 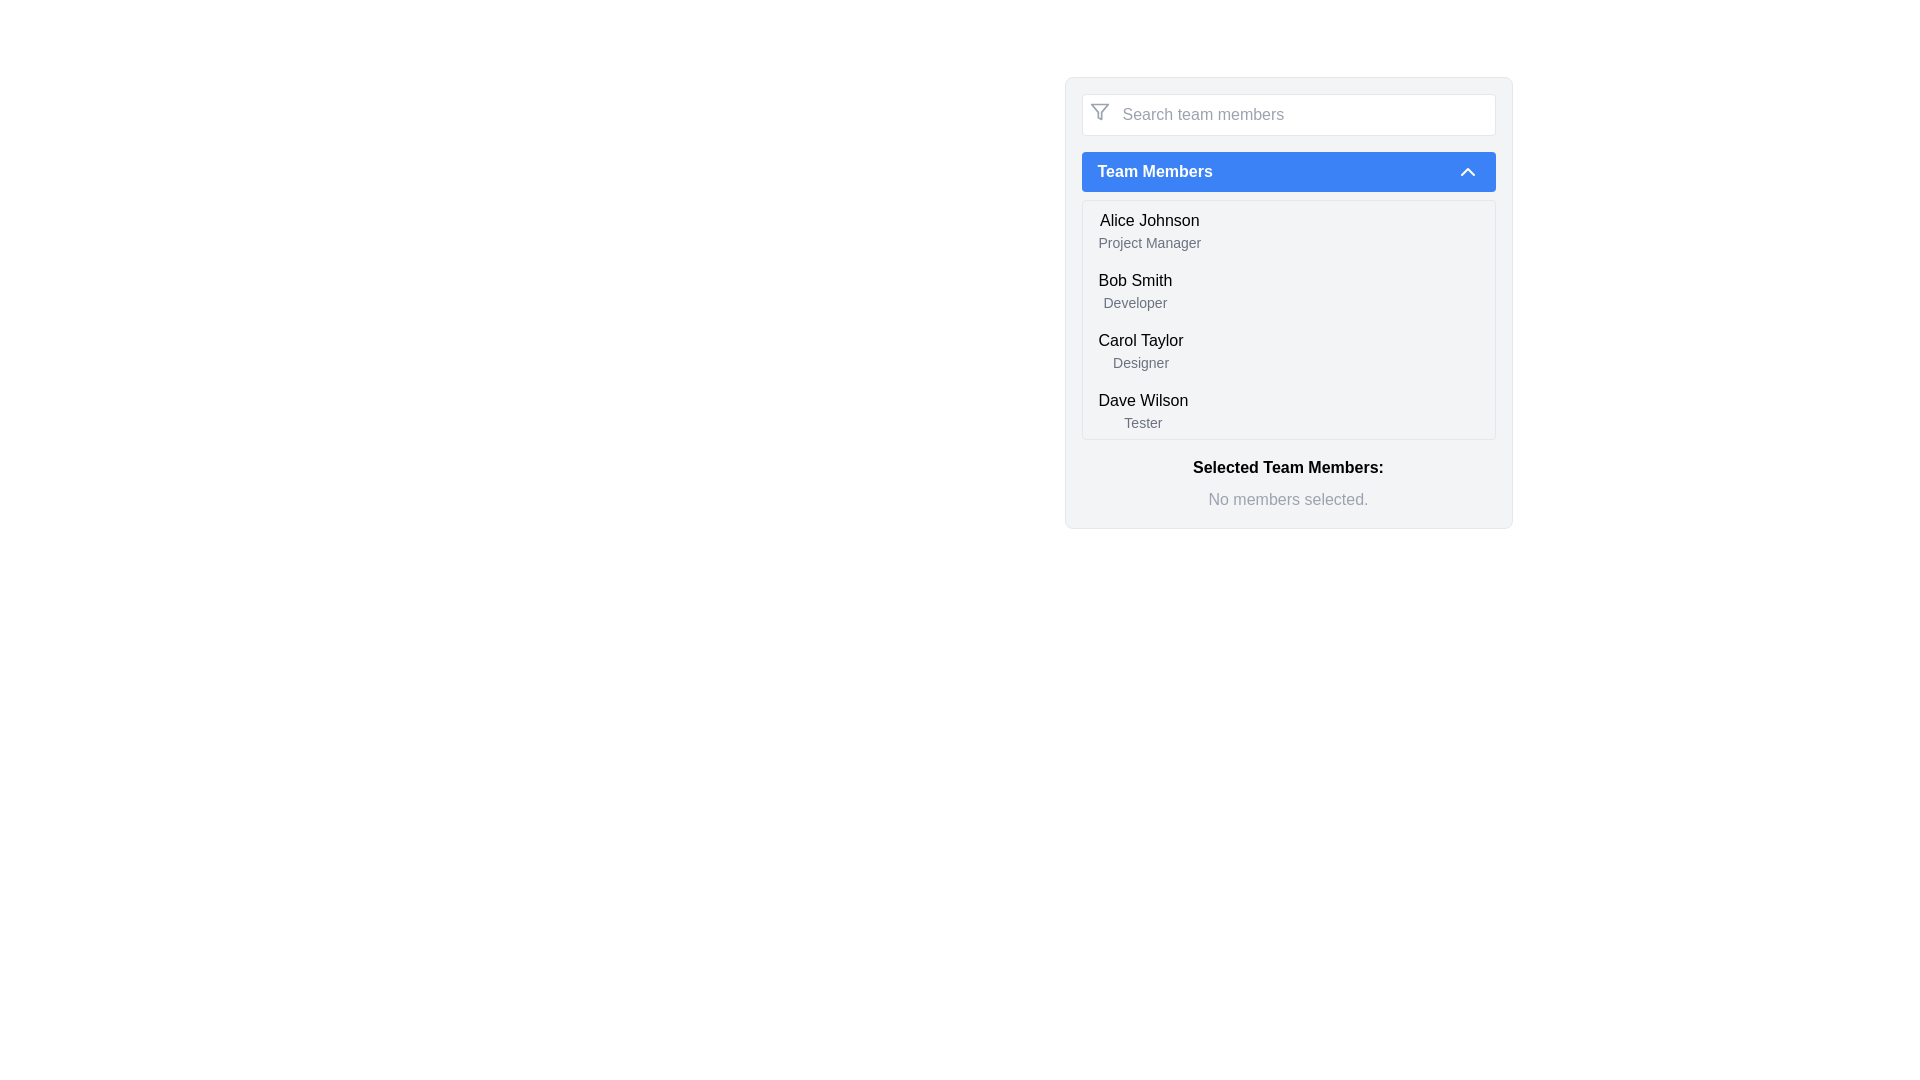 What do you see at coordinates (1141, 362) in the screenshot?
I see `the Text label providing additional information about the role of the individual listed below 'Carol Taylor' in the 'Team Members' dropdown menu` at bounding box center [1141, 362].